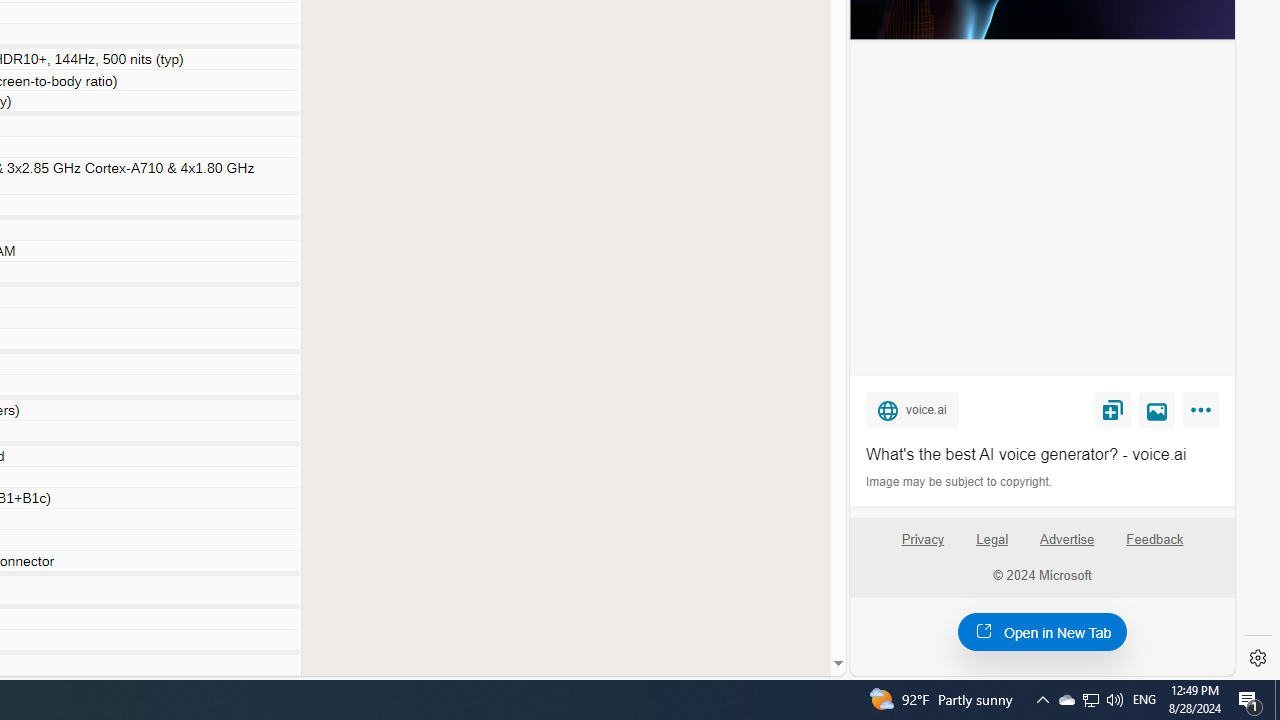 The image size is (1280, 720). Describe the element at coordinates (1203, 412) in the screenshot. I see `'More'` at that location.